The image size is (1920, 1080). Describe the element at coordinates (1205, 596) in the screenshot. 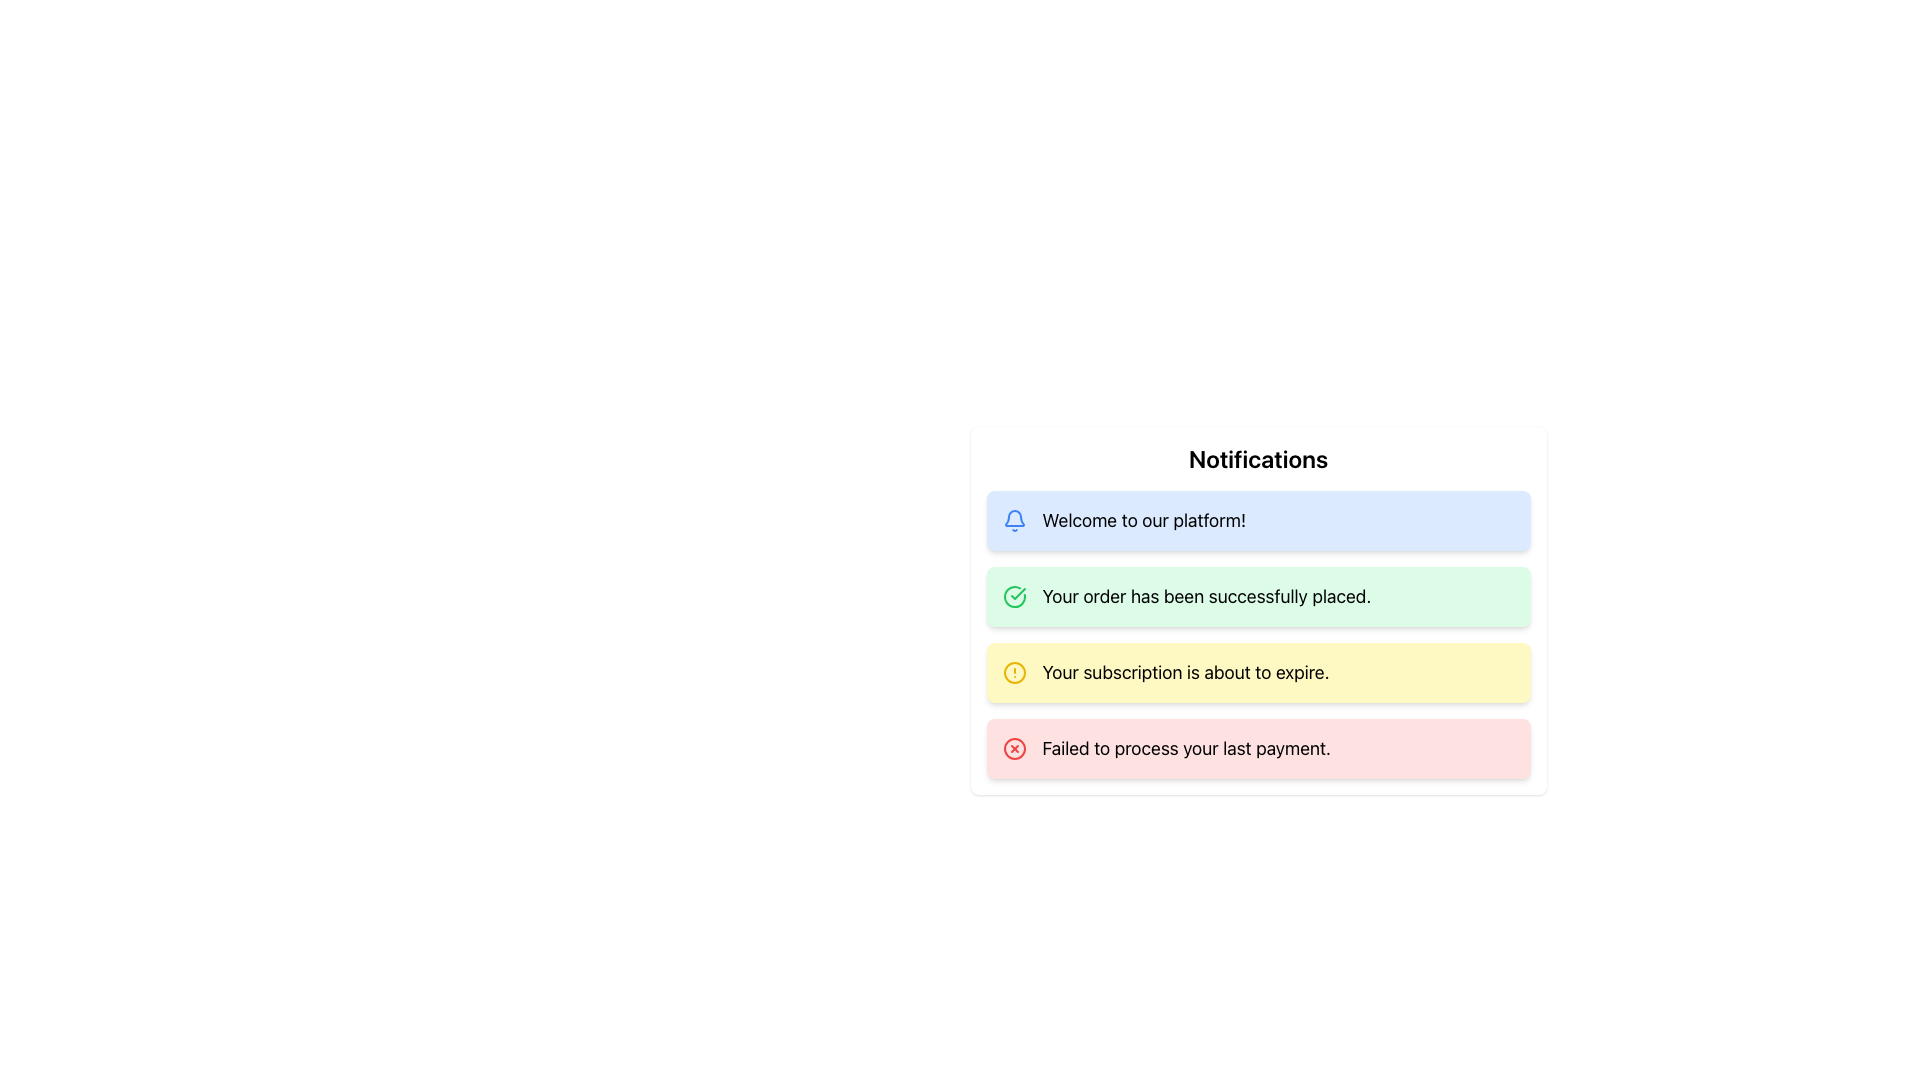

I see `static text that informs the user their order has been placed successfully, located within a green alert box as the second notification in a vertical notification list` at that location.